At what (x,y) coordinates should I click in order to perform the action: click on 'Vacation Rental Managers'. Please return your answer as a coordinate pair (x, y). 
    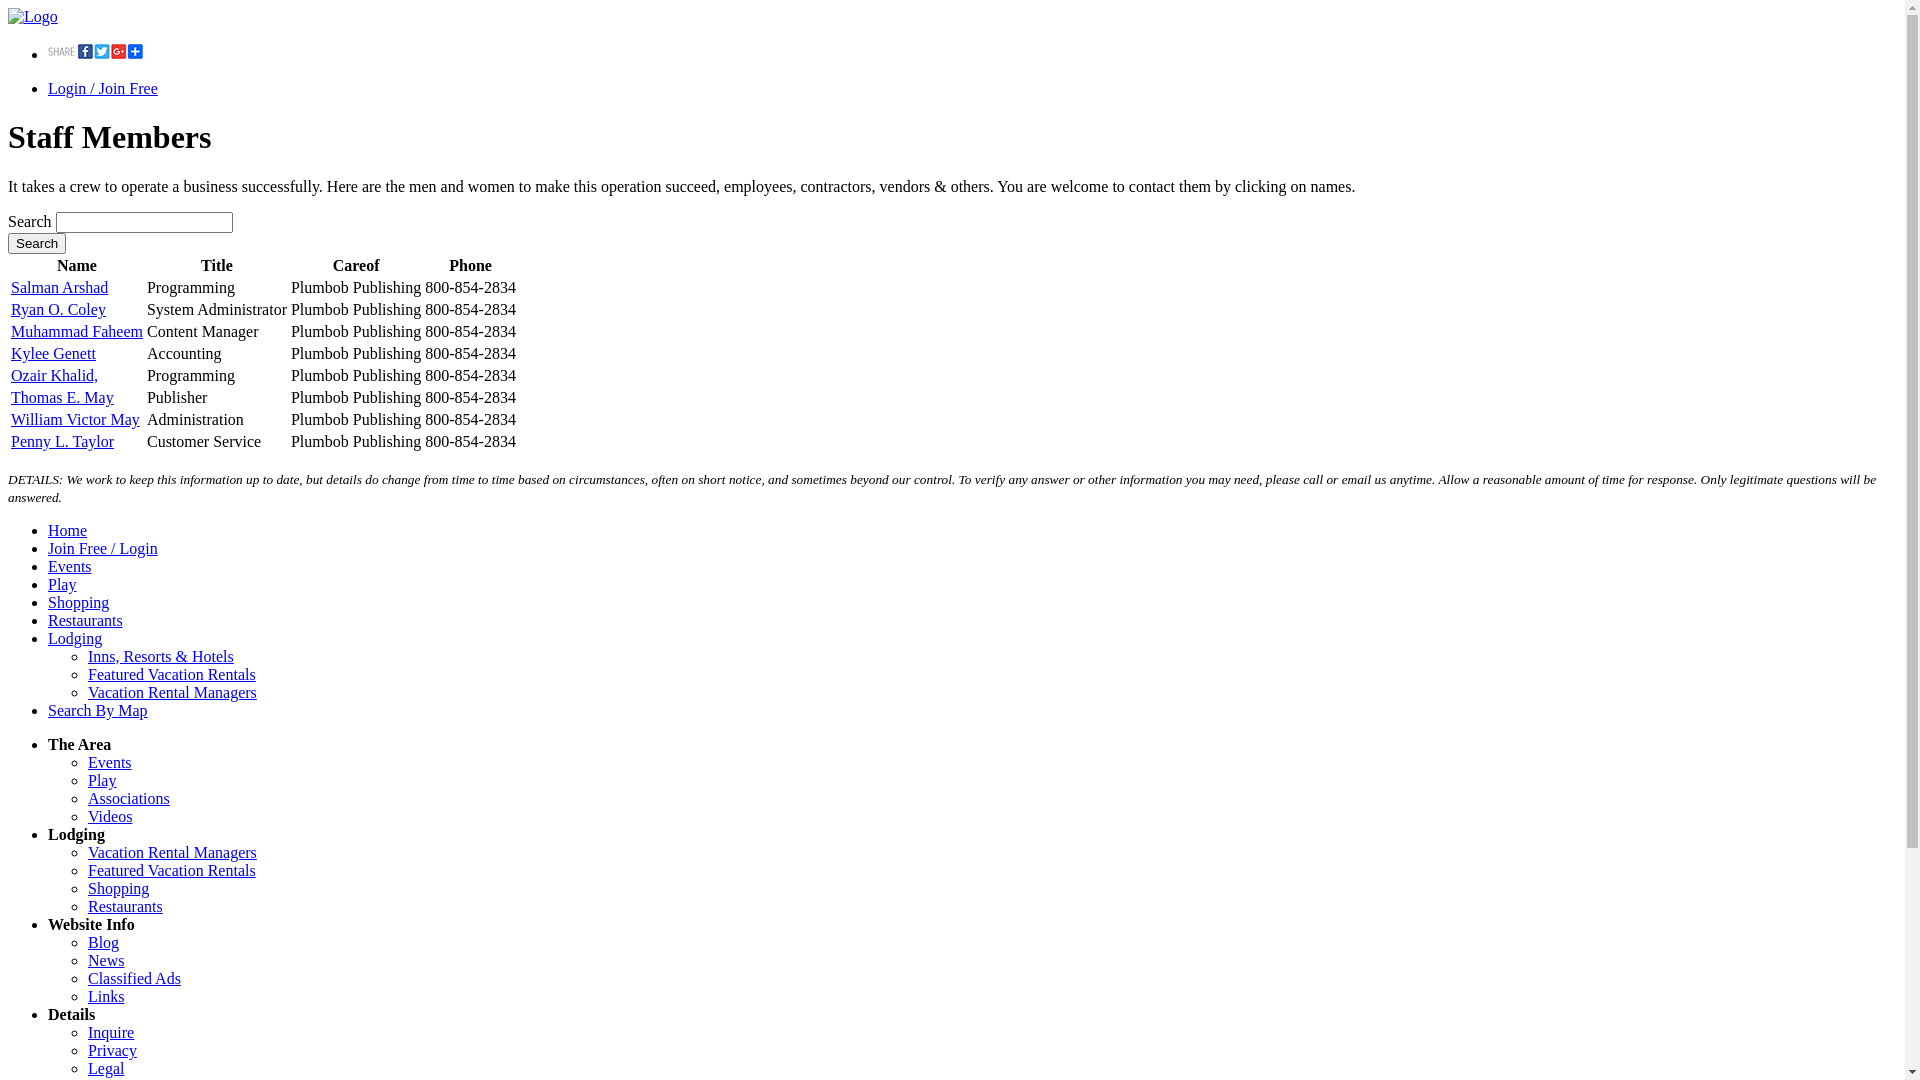
    Looking at the image, I should click on (172, 852).